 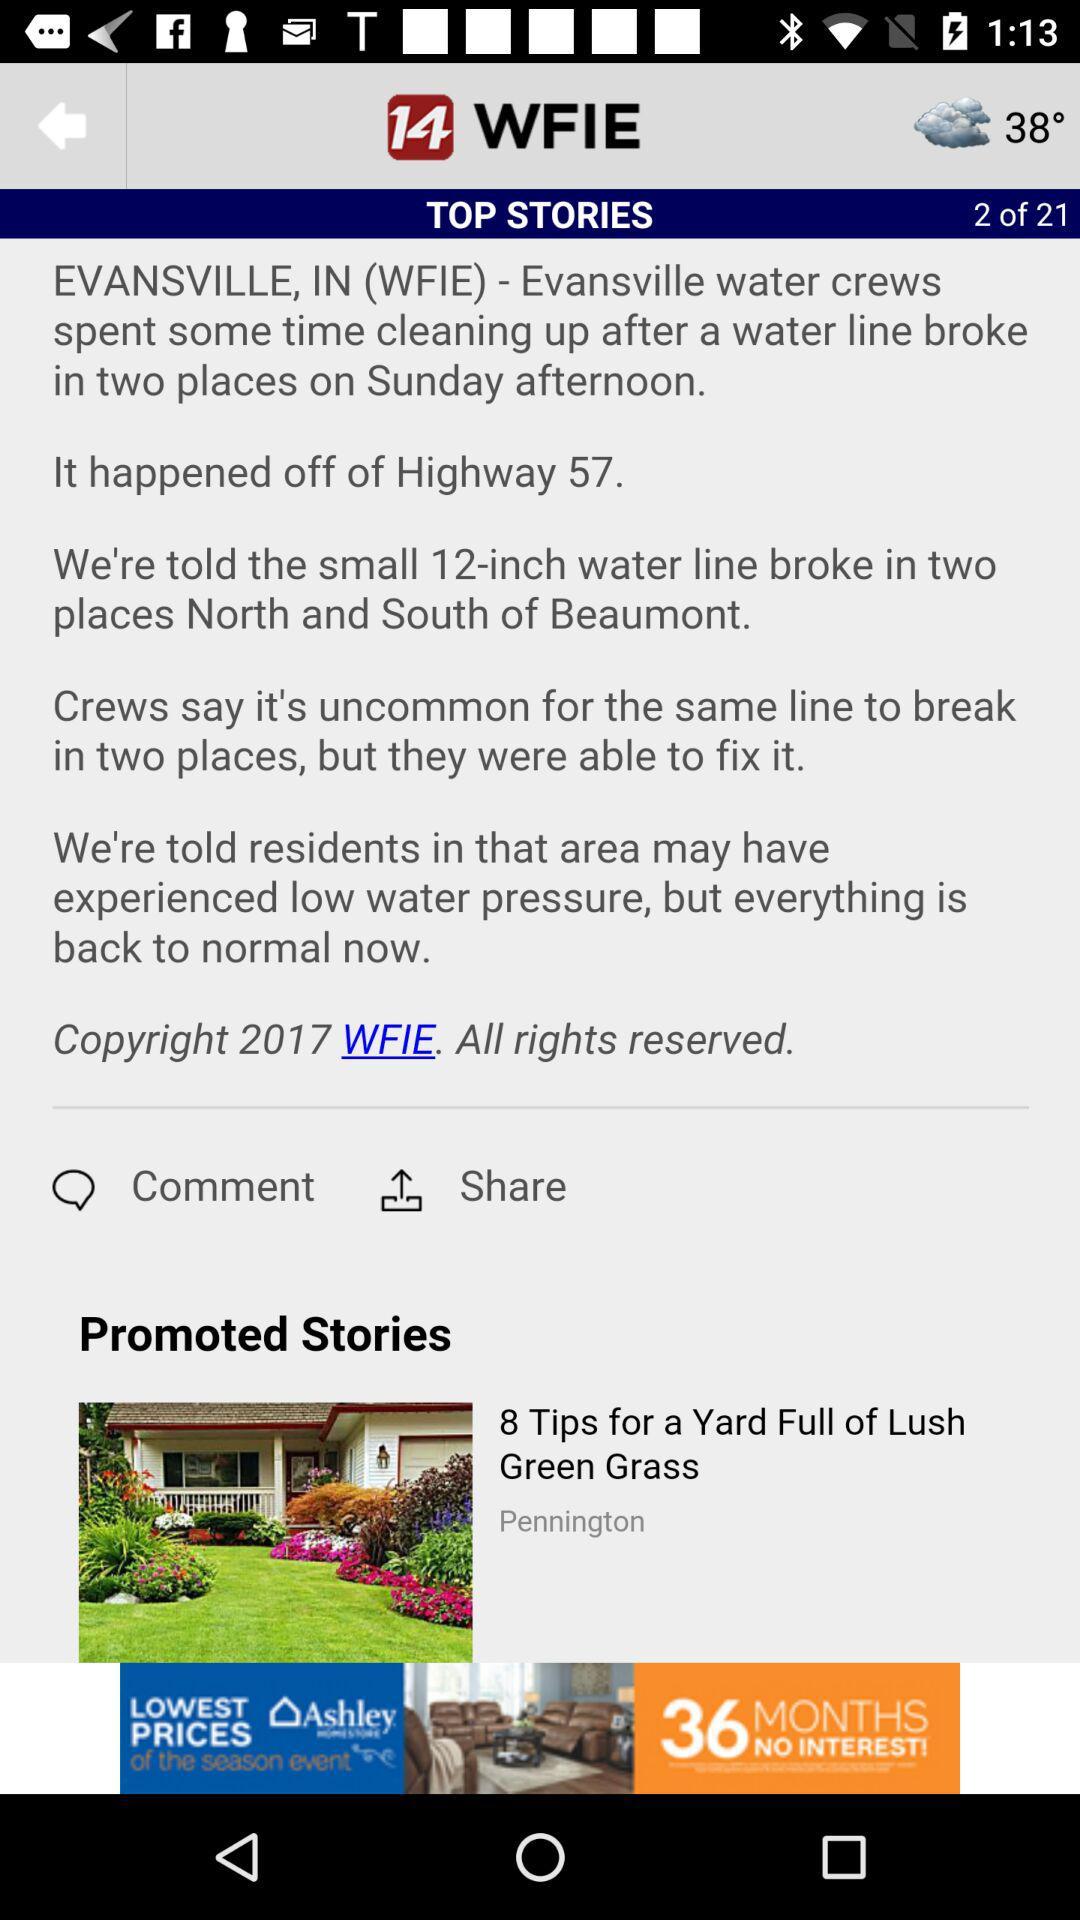 What do you see at coordinates (540, 124) in the screenshot?
I see `home page` at bounding box center [540, 124].